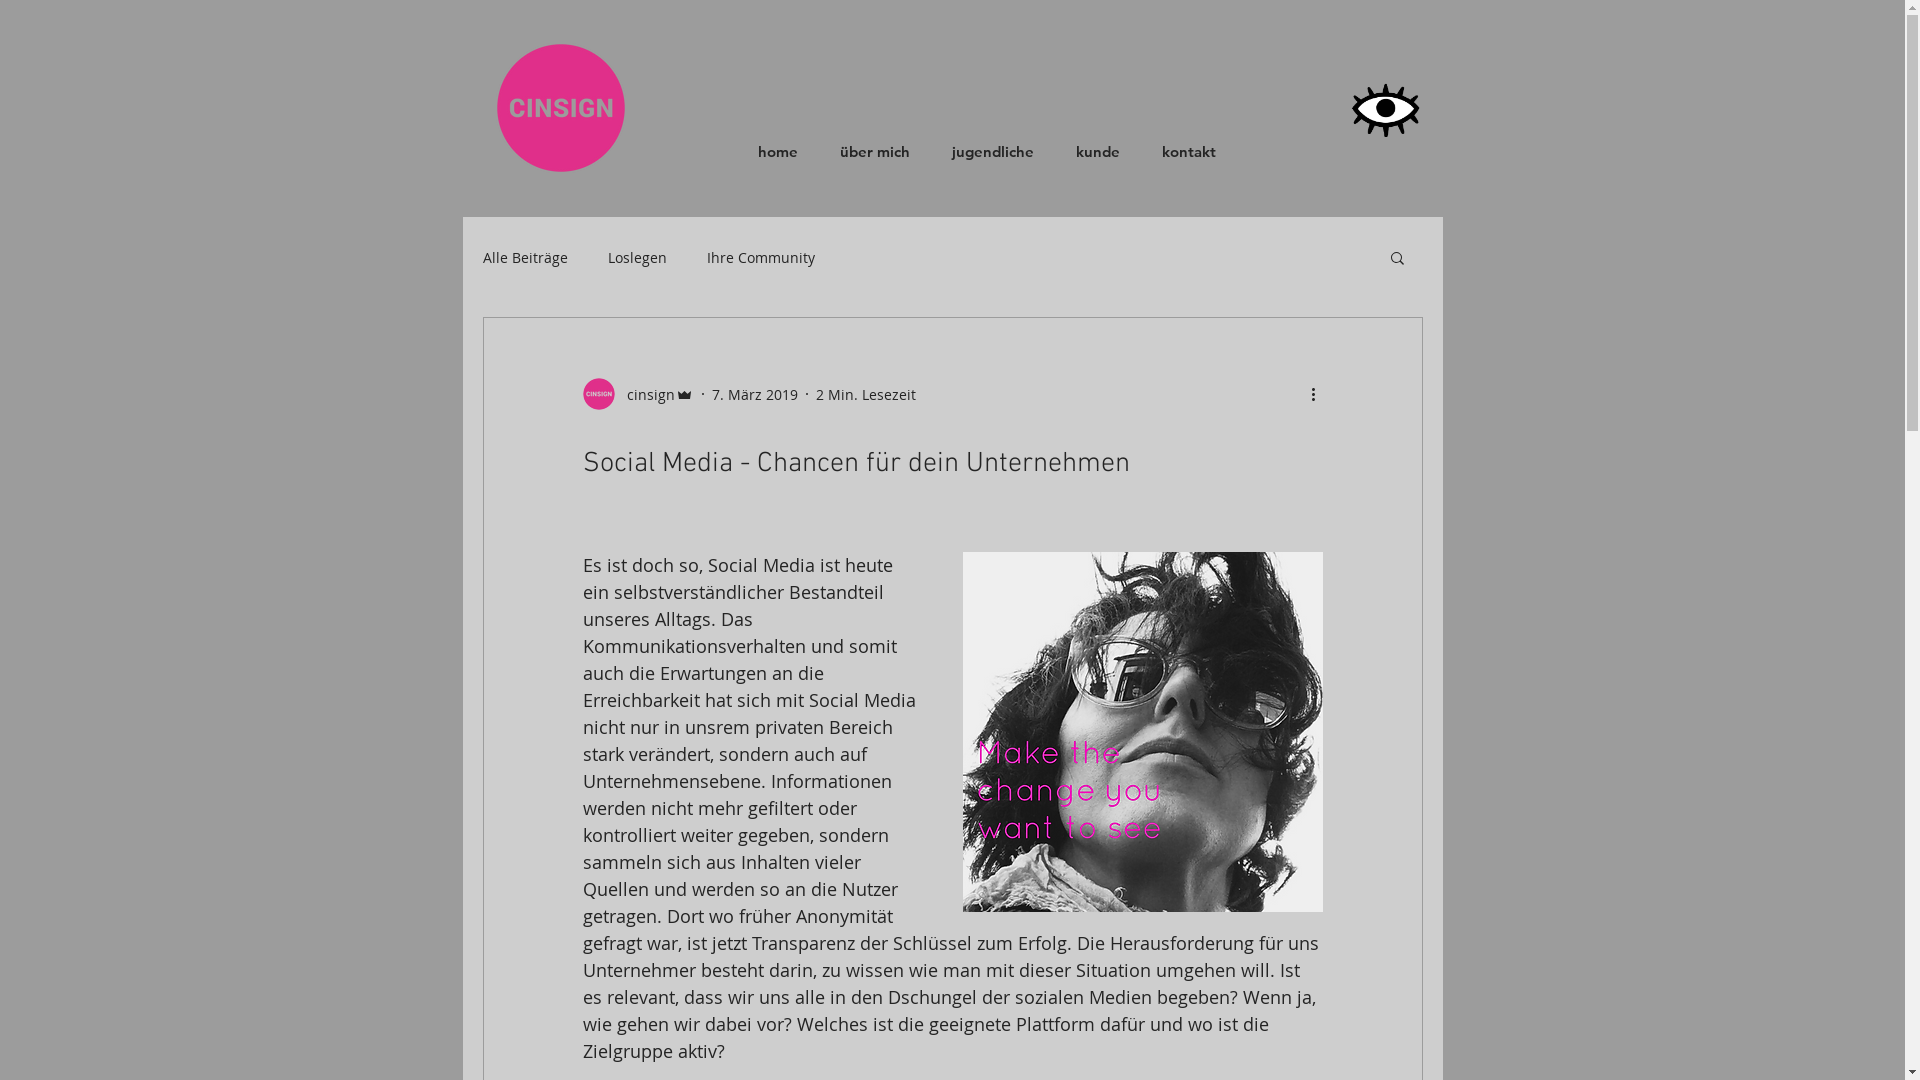 The height and width of the screenshot is (1080, 1920). What do you see at coordinates (758, 256) in the screenshot?
I see `'Ihre Community'` at bounding box center [758, 256].